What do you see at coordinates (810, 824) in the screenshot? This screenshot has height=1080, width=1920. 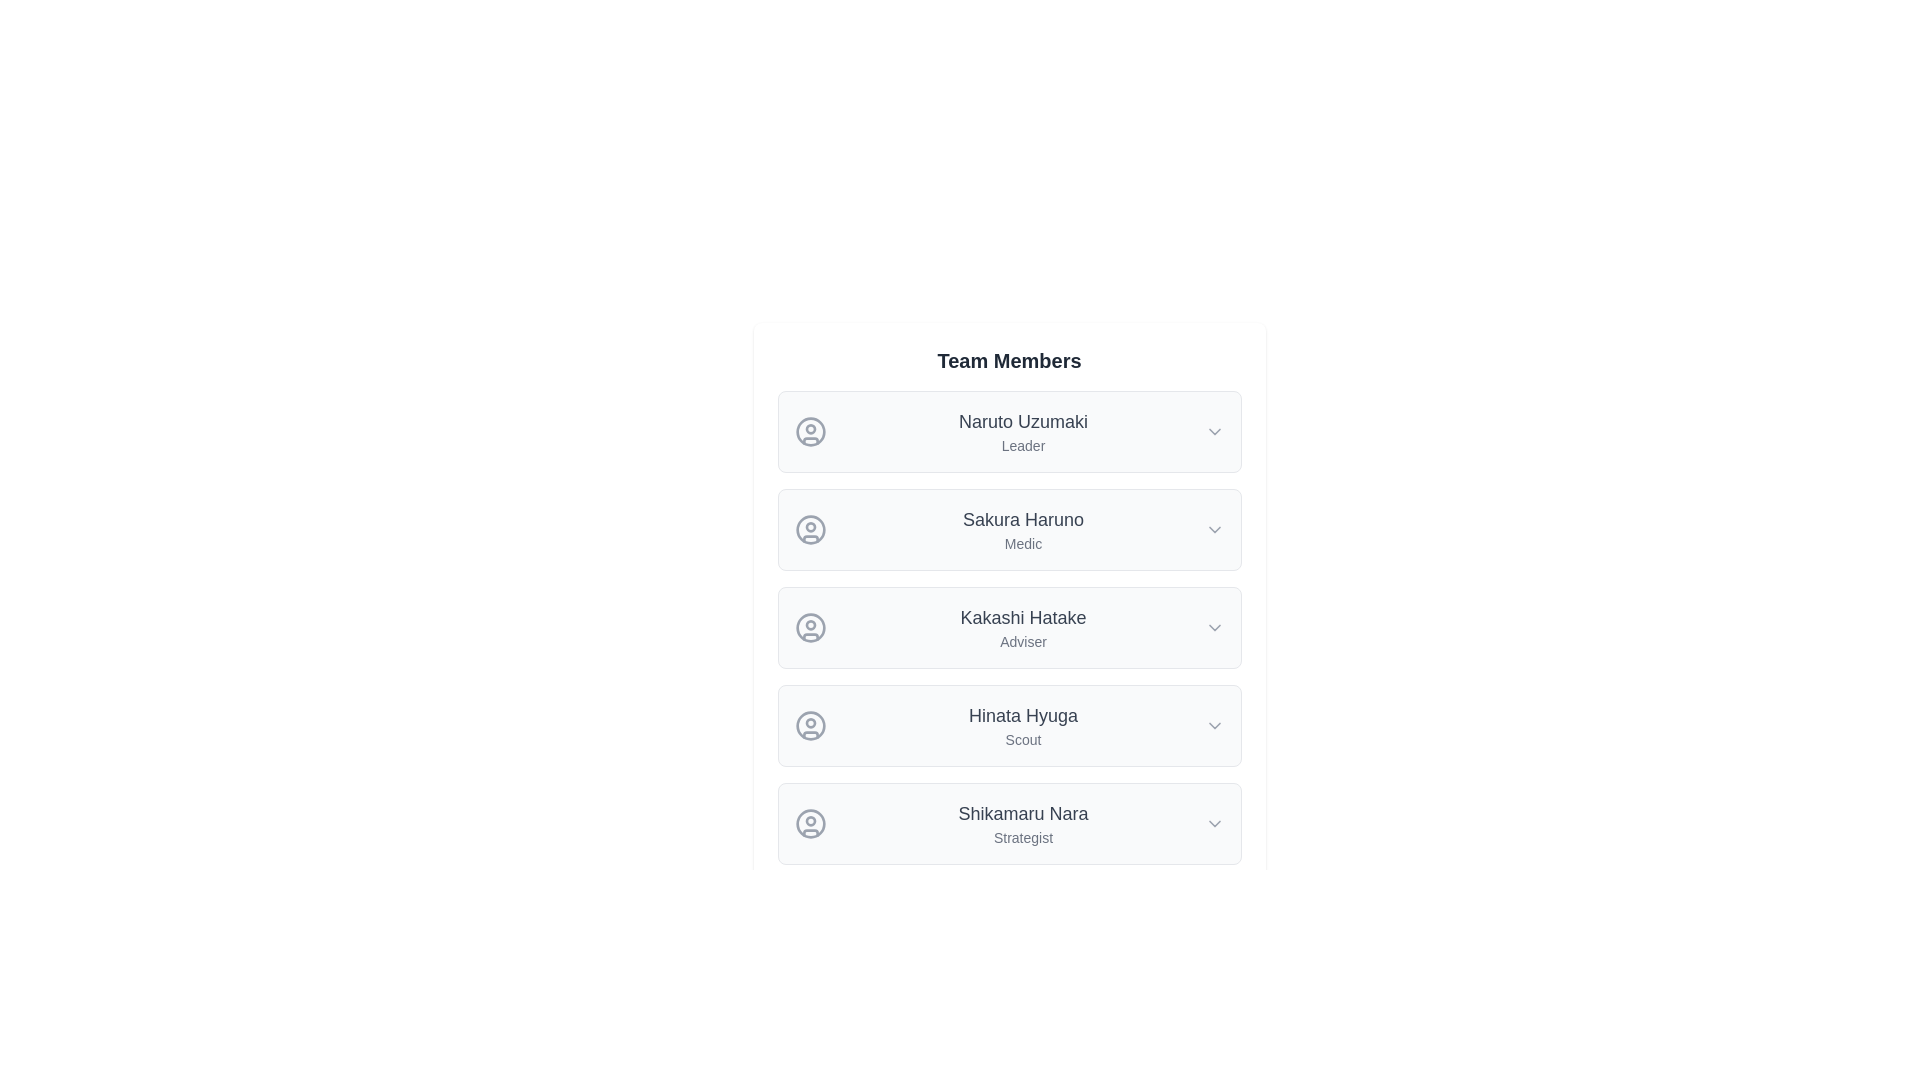 I see `the decorative SVG circle that forms the outermost boundary of Shikamaru Nara's user profile icon in the Team Members section` at bounding box center [810, 824].